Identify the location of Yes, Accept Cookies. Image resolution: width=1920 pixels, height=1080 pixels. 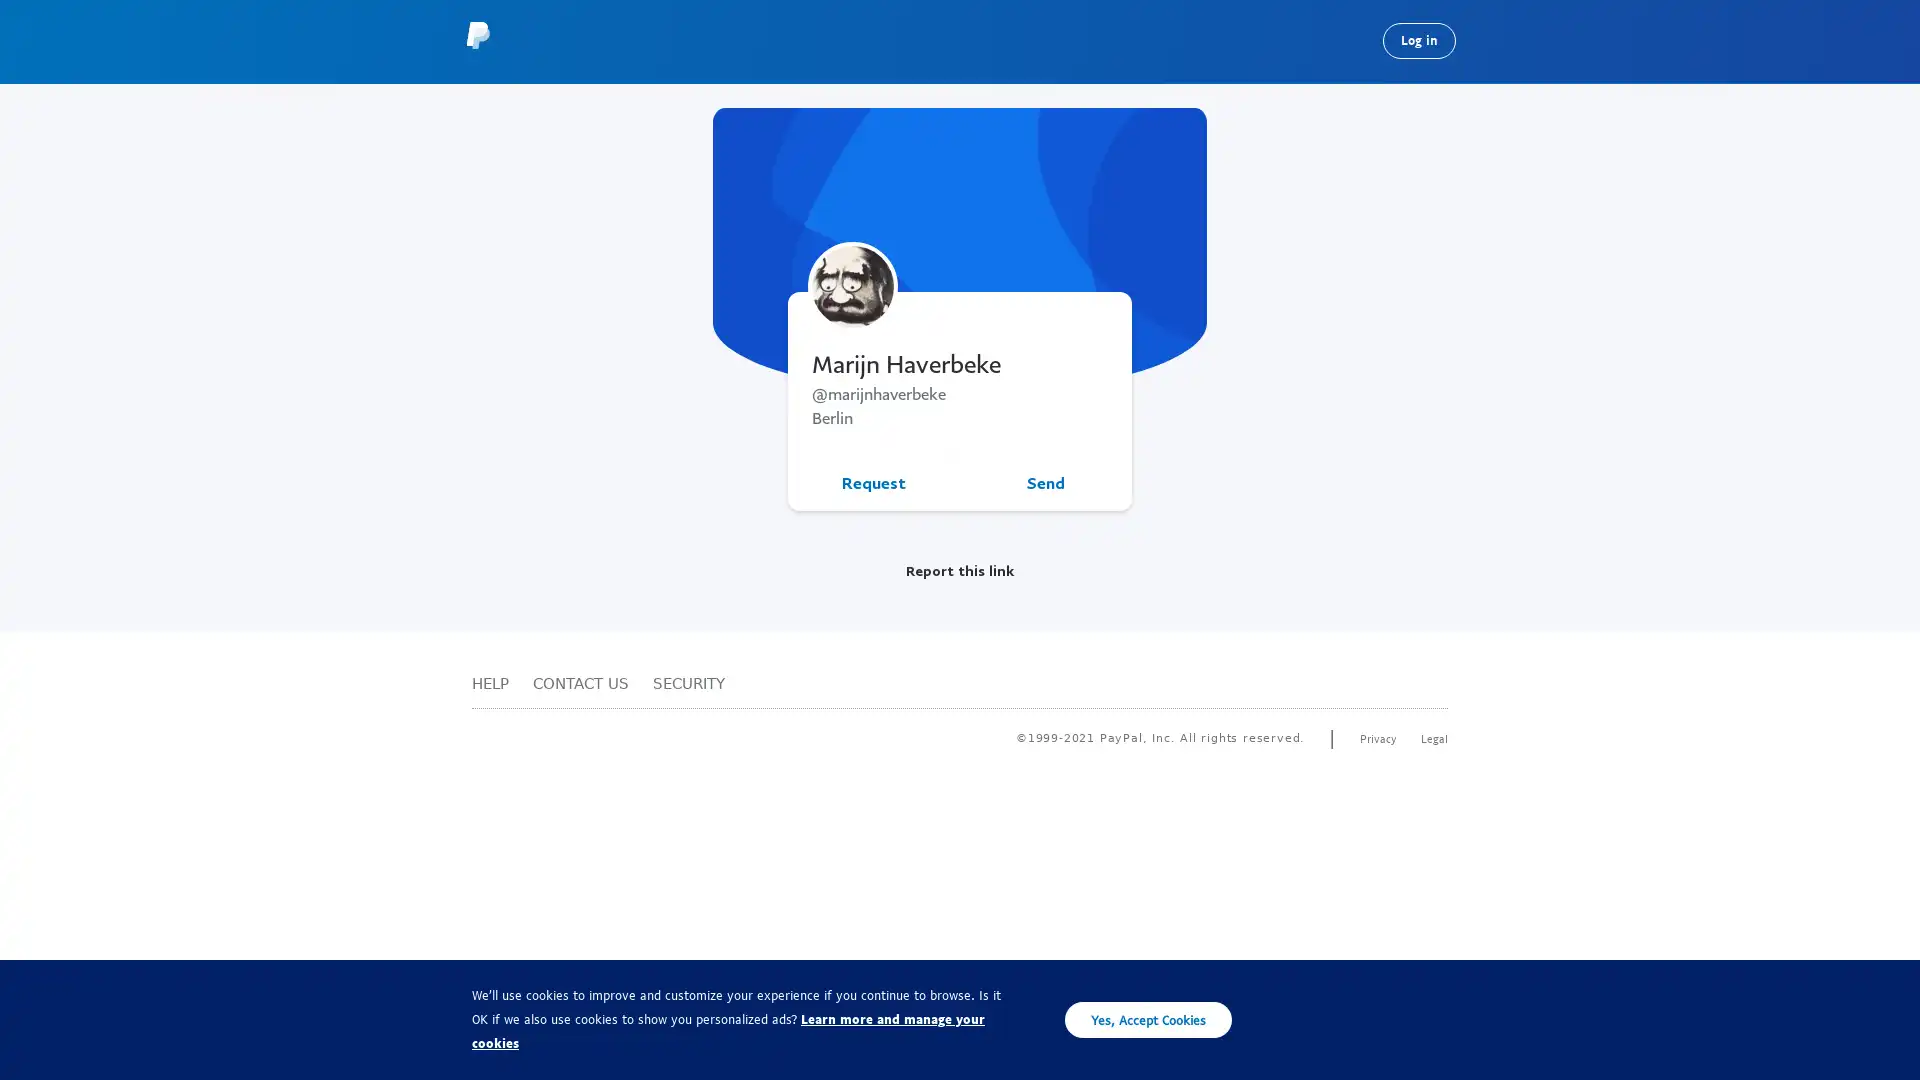
(1148, 1019).